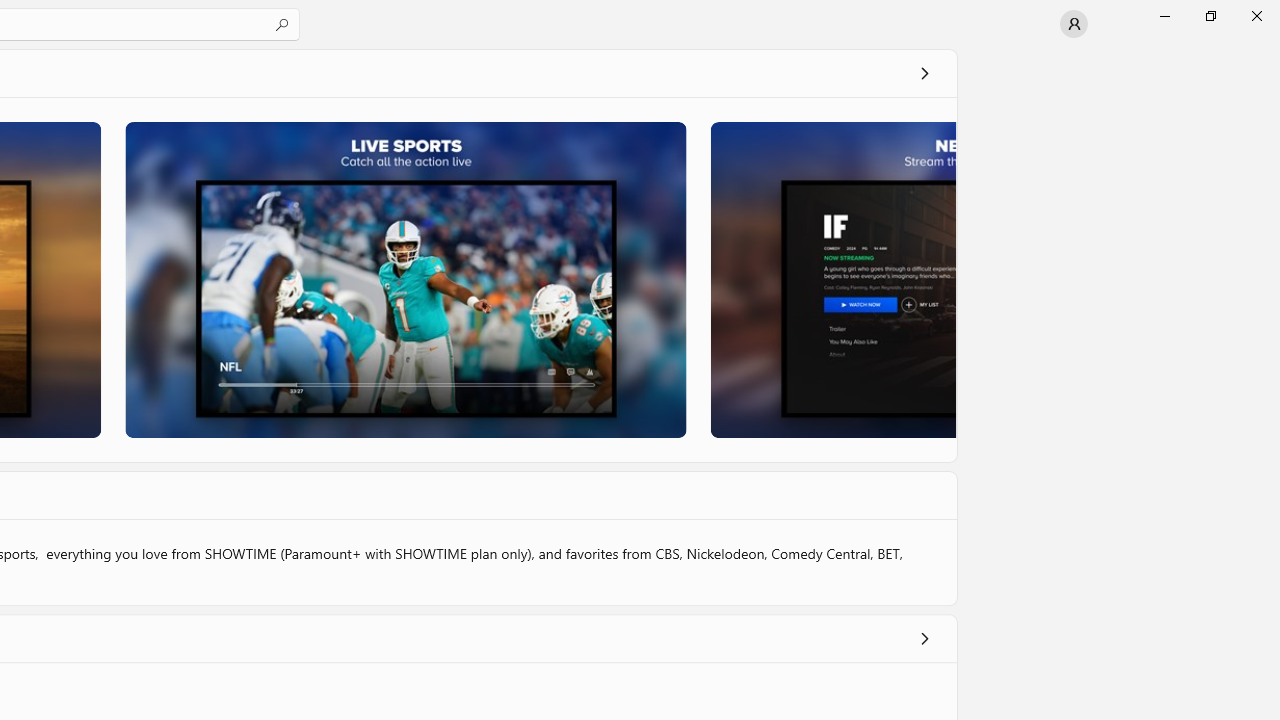  What do you see at coordinates (1209, 15) in the screenshot?
I see `'Restore Microsoft Store'` at bounding box center [1209, 15].